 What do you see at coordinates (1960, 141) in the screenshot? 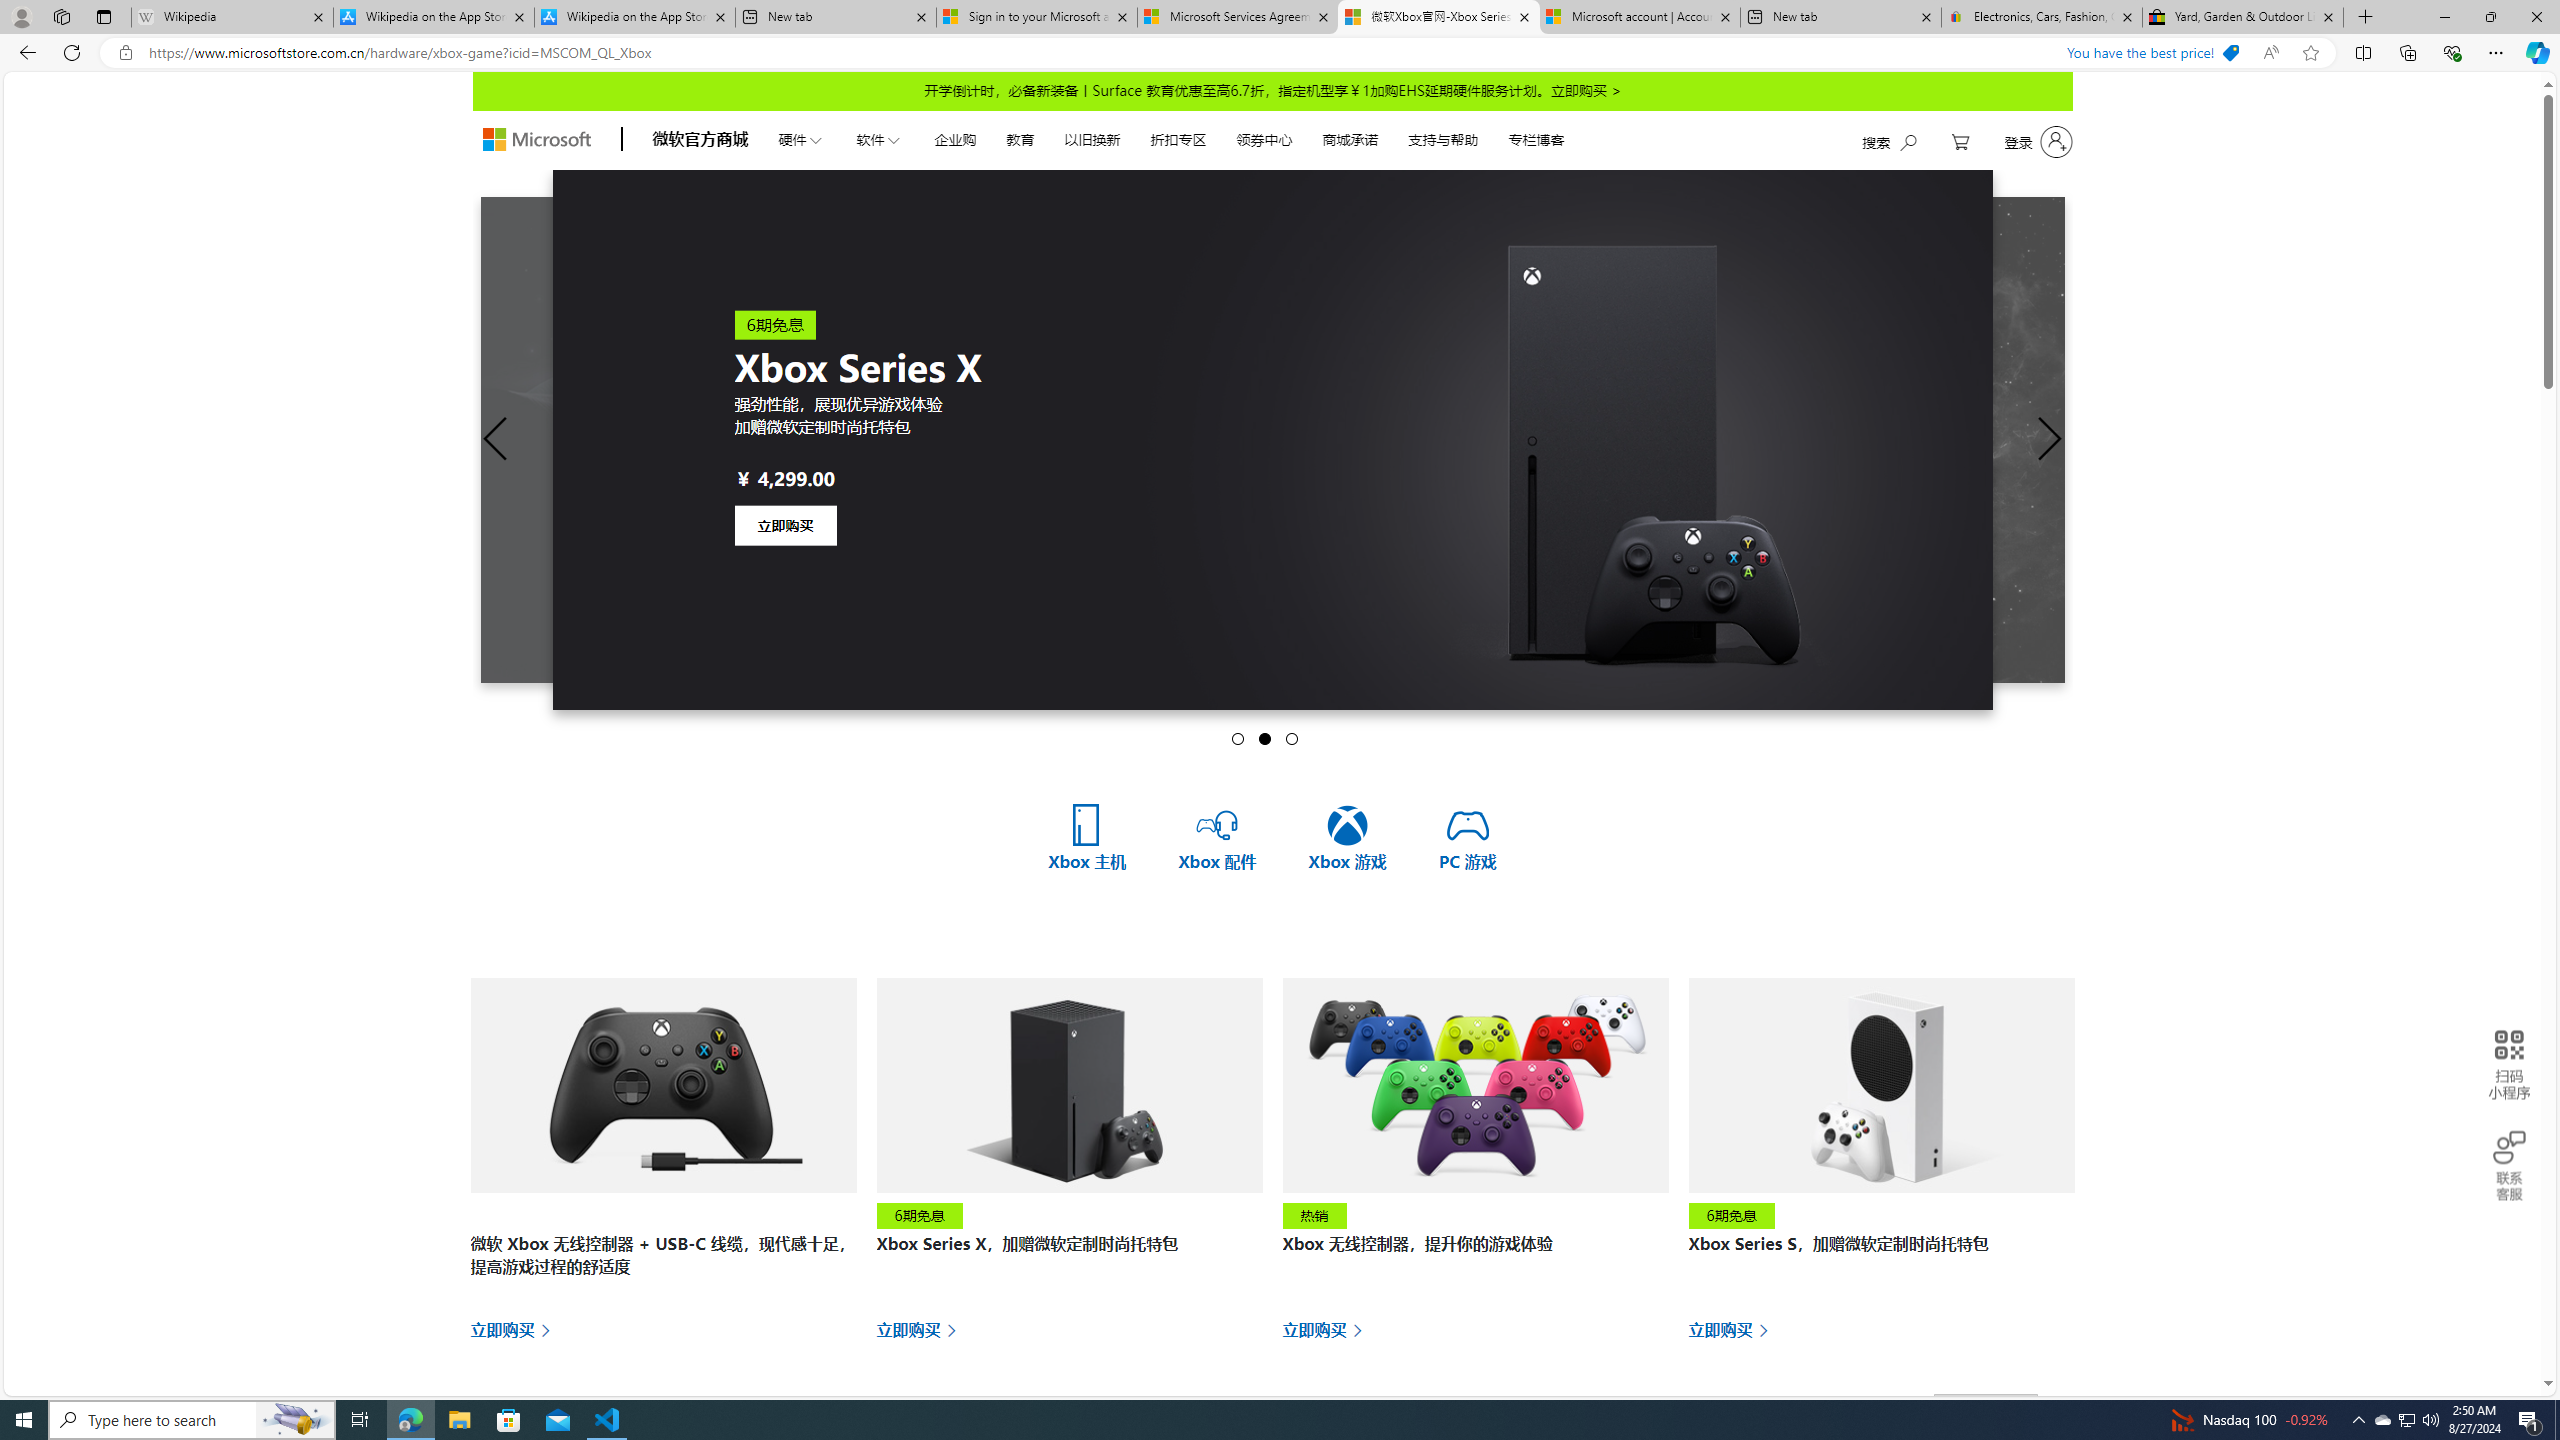
I see `'My Cart'` at bounding box center [1960, 141].